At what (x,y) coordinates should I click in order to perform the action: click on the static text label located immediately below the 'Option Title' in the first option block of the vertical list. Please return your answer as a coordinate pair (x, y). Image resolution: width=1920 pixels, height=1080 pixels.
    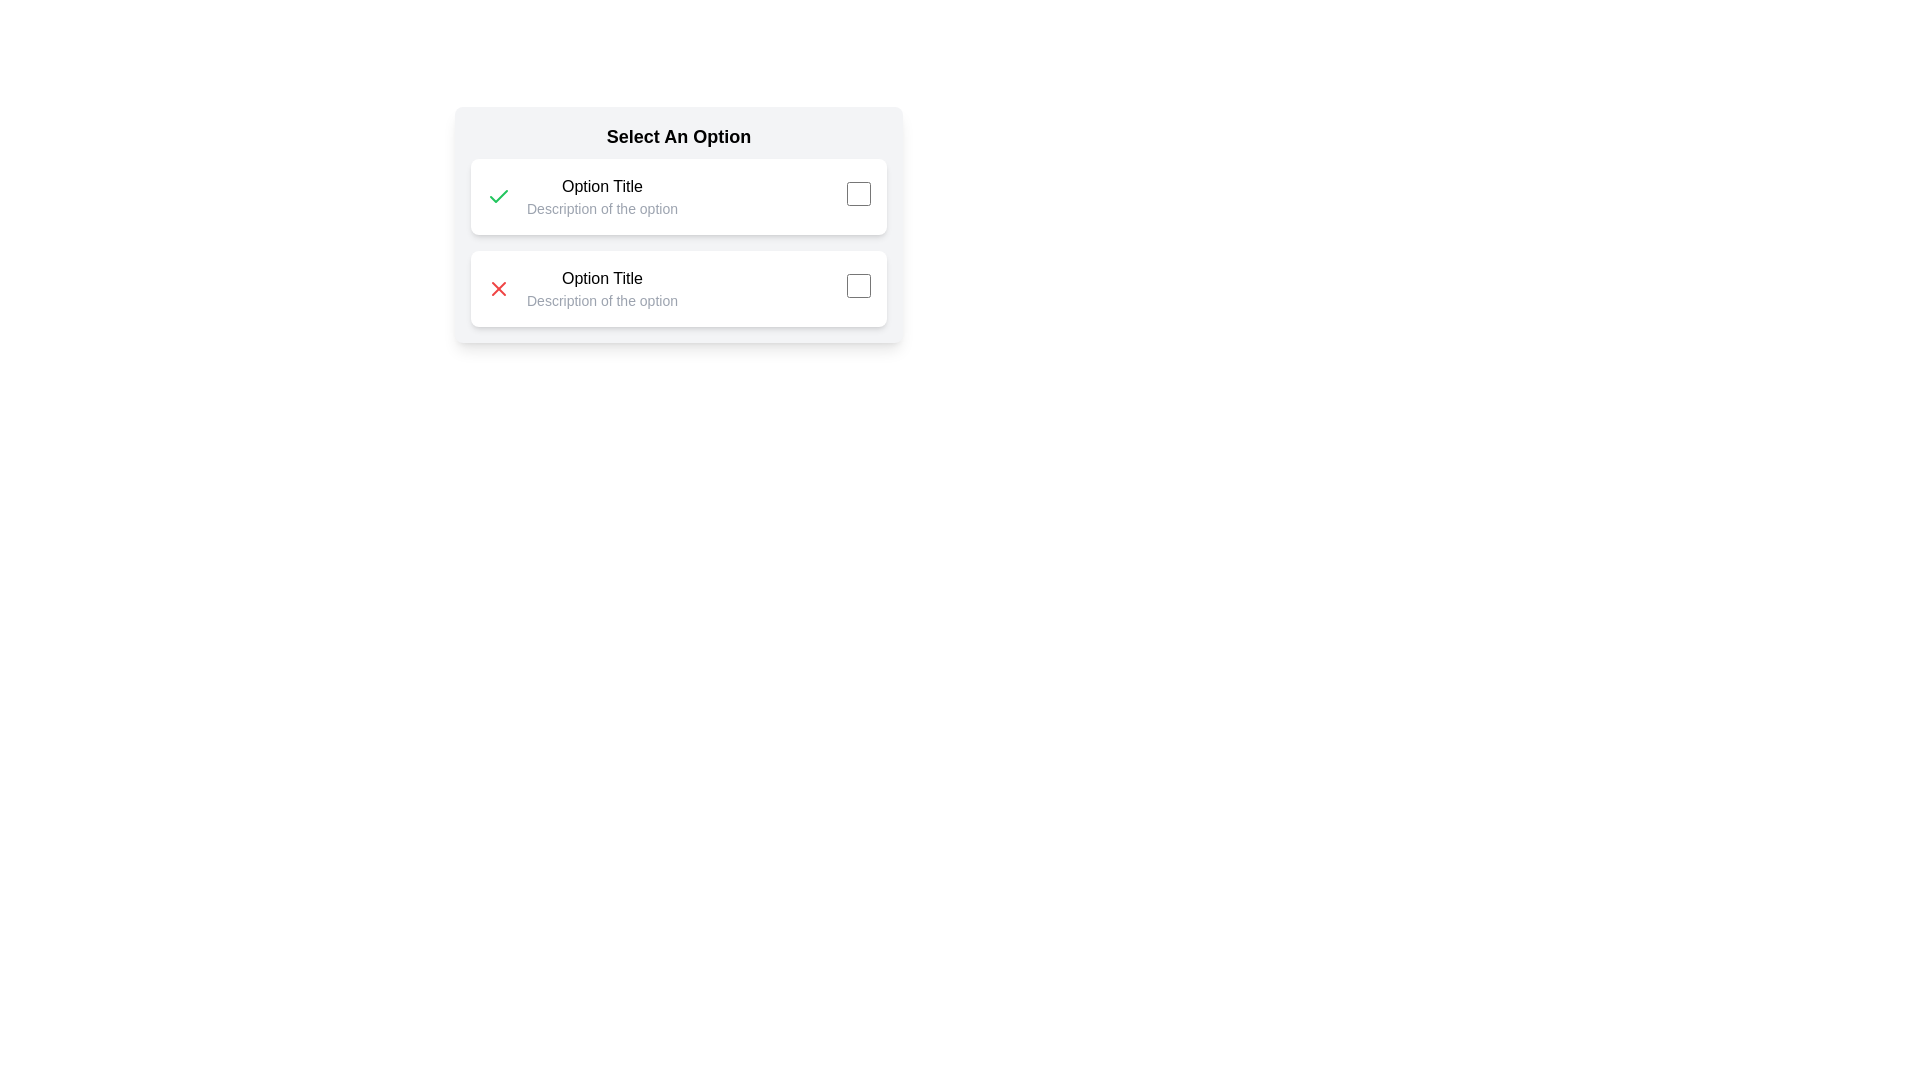
    Looking at the image, I should click on (601, 208).